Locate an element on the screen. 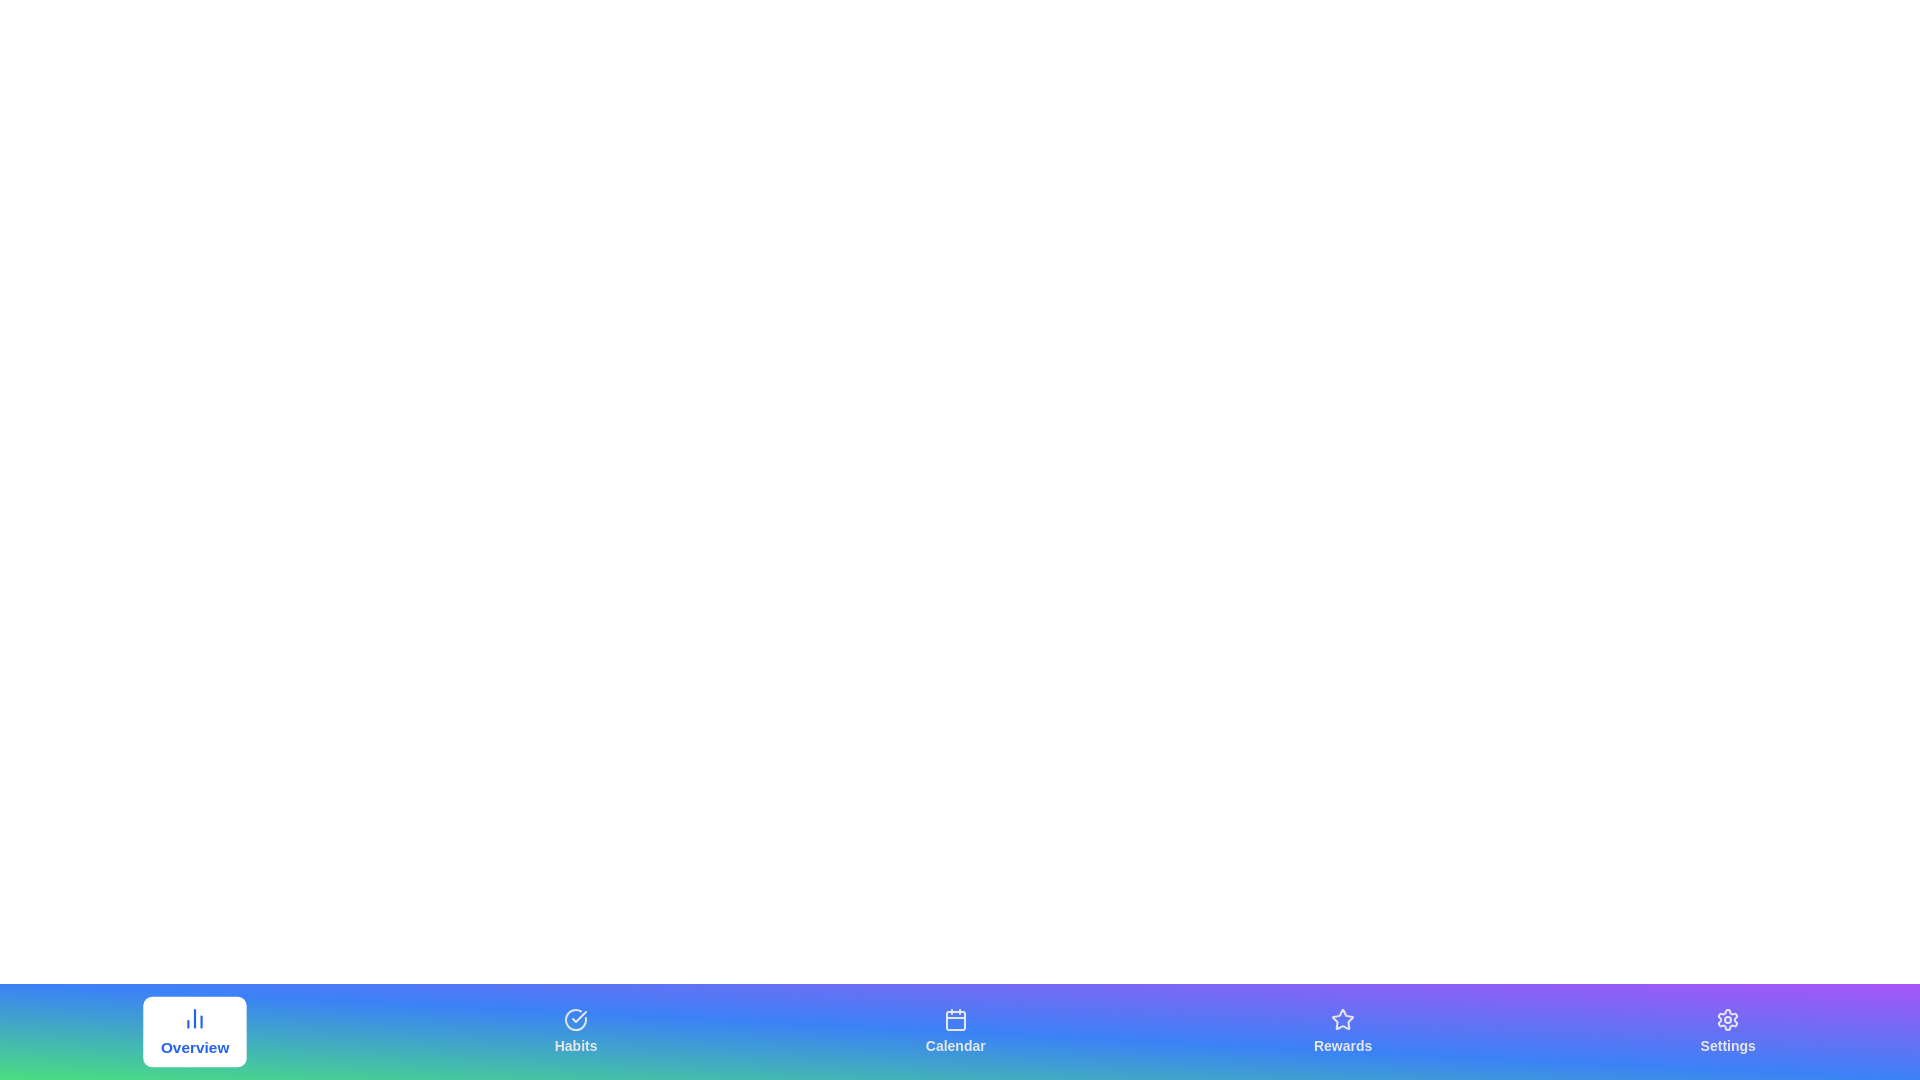 The image size is (1920, 1080). the Overview button to navigate to the corresponding tab is located at coordinates (195, 1032).